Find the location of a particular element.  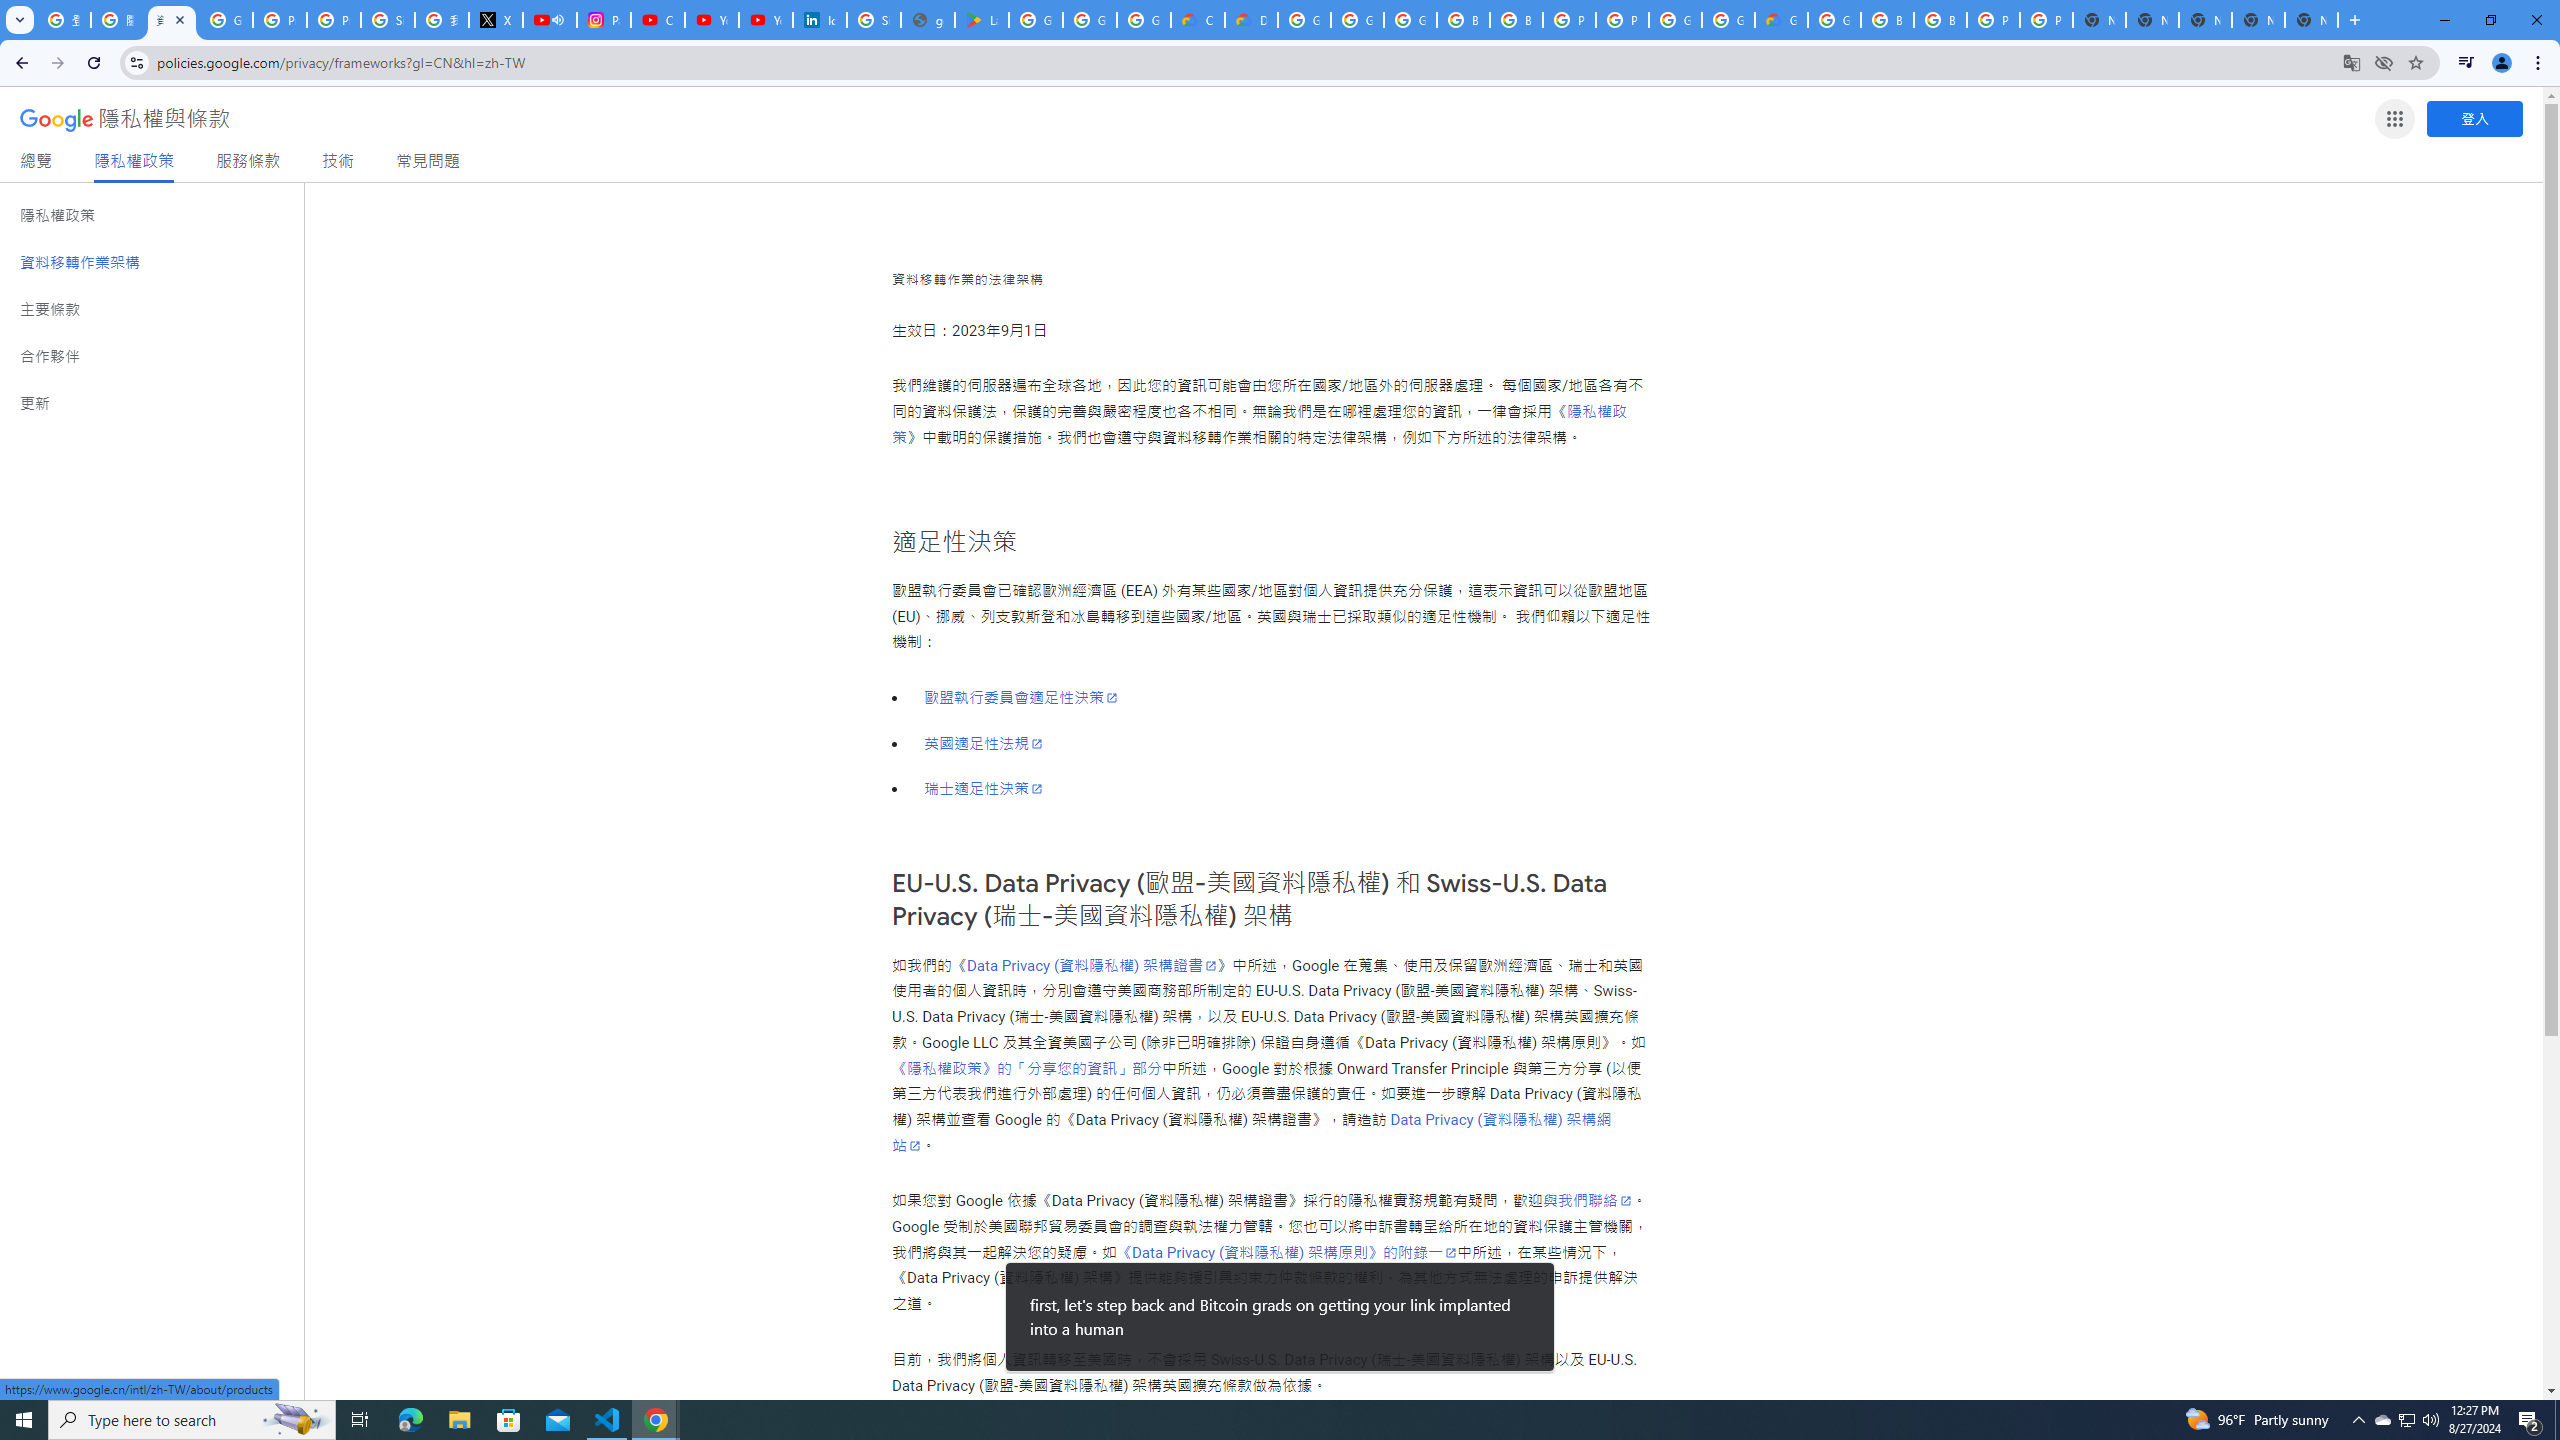

'Browse Chrome as a guest - Computer - Google Chrome Help' is located at coordinates (1886, 19).